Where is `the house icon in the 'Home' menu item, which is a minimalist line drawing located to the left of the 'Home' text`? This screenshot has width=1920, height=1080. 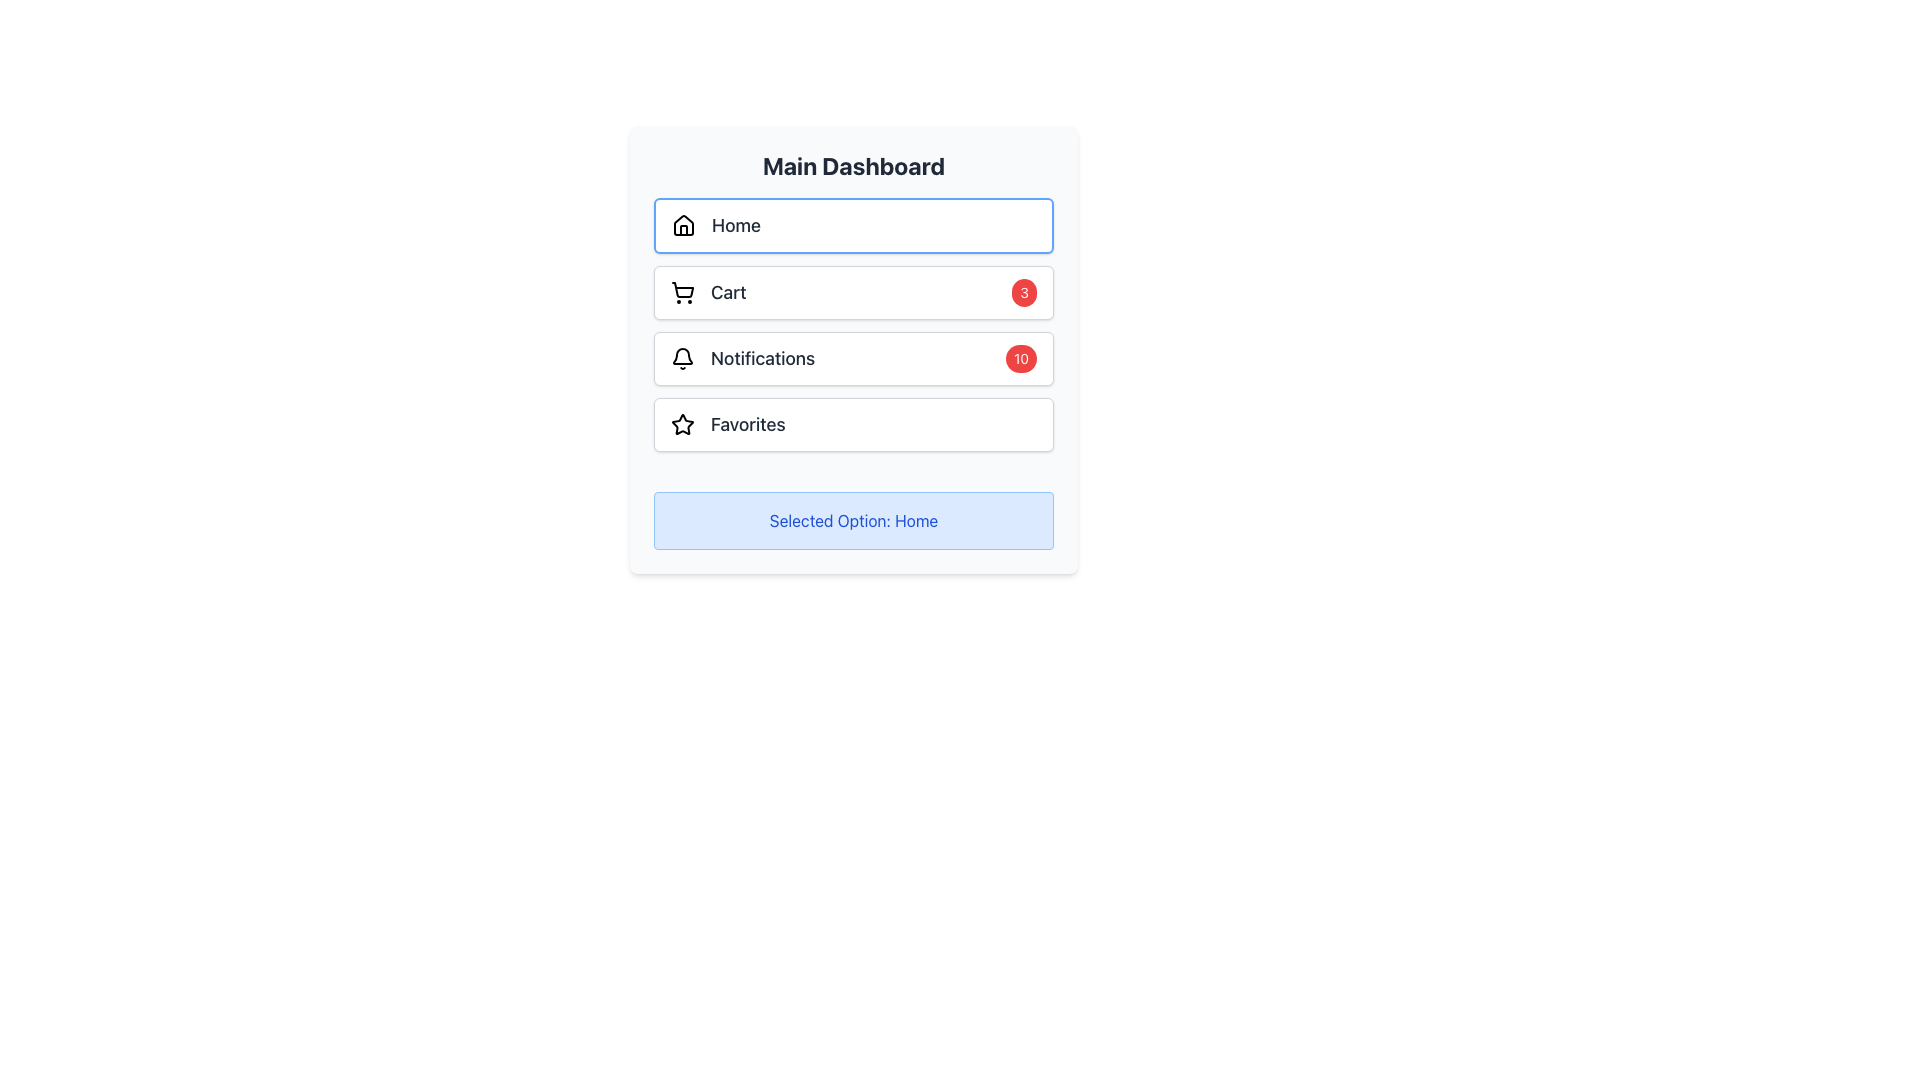
the house icon in the 'Home' menu item, which is a minimalist line drawing located to the left of the 'Home' text is located at coordinates (684, 225).